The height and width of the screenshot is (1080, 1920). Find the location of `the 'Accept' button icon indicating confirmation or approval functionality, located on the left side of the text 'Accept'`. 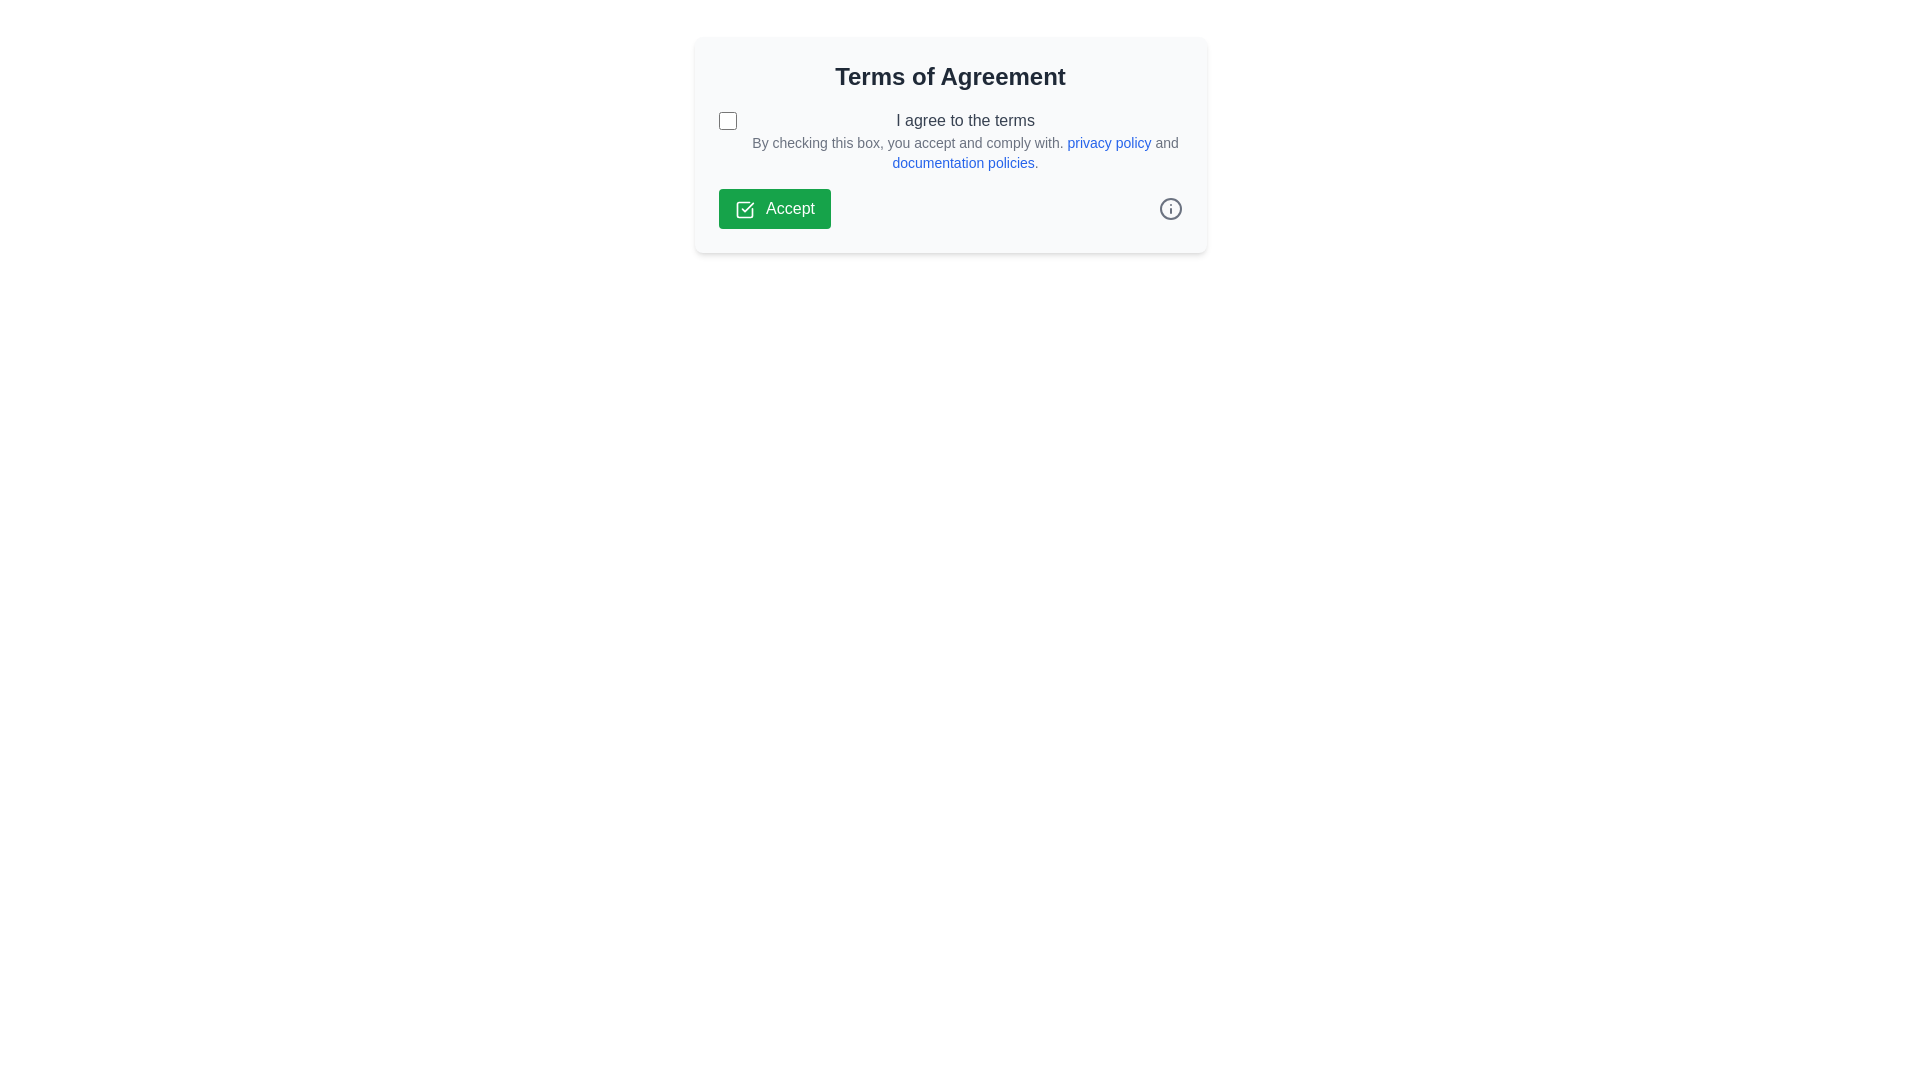

the 'Accept' button icon indicating confirmation or approval functionality, located on the left side of the text 'Accept' is located at coordinates (743, 209).